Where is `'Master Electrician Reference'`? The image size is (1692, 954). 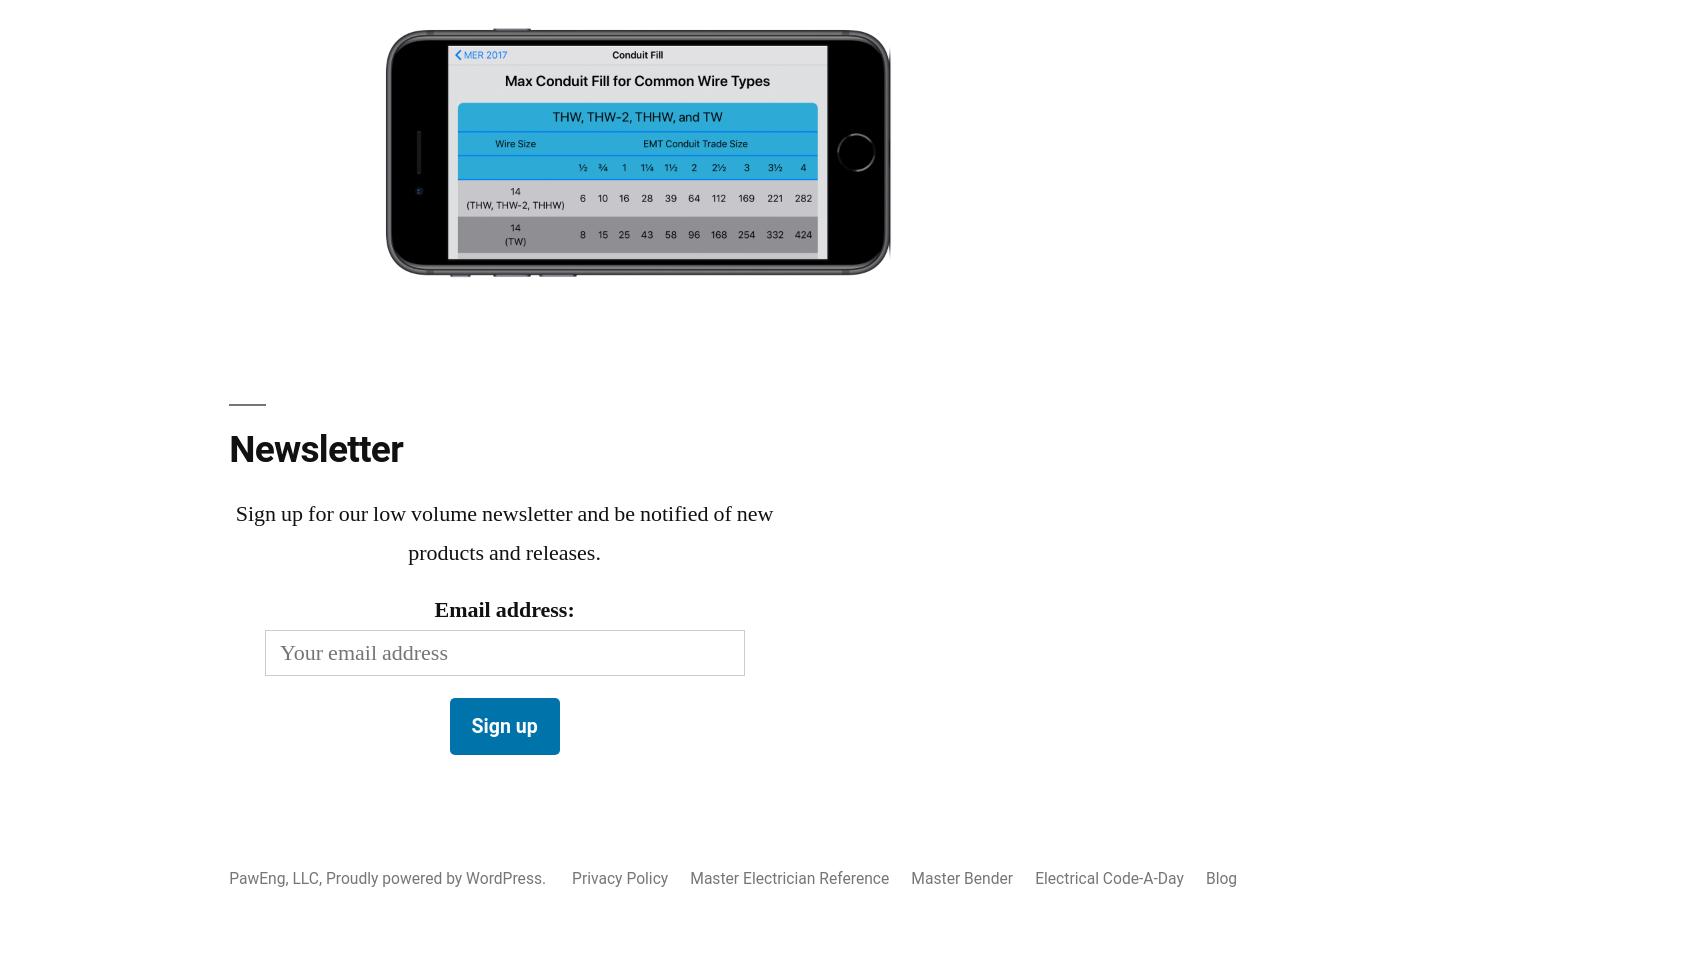
'Master Electrician Reference' is located at coordinates (789, 877).